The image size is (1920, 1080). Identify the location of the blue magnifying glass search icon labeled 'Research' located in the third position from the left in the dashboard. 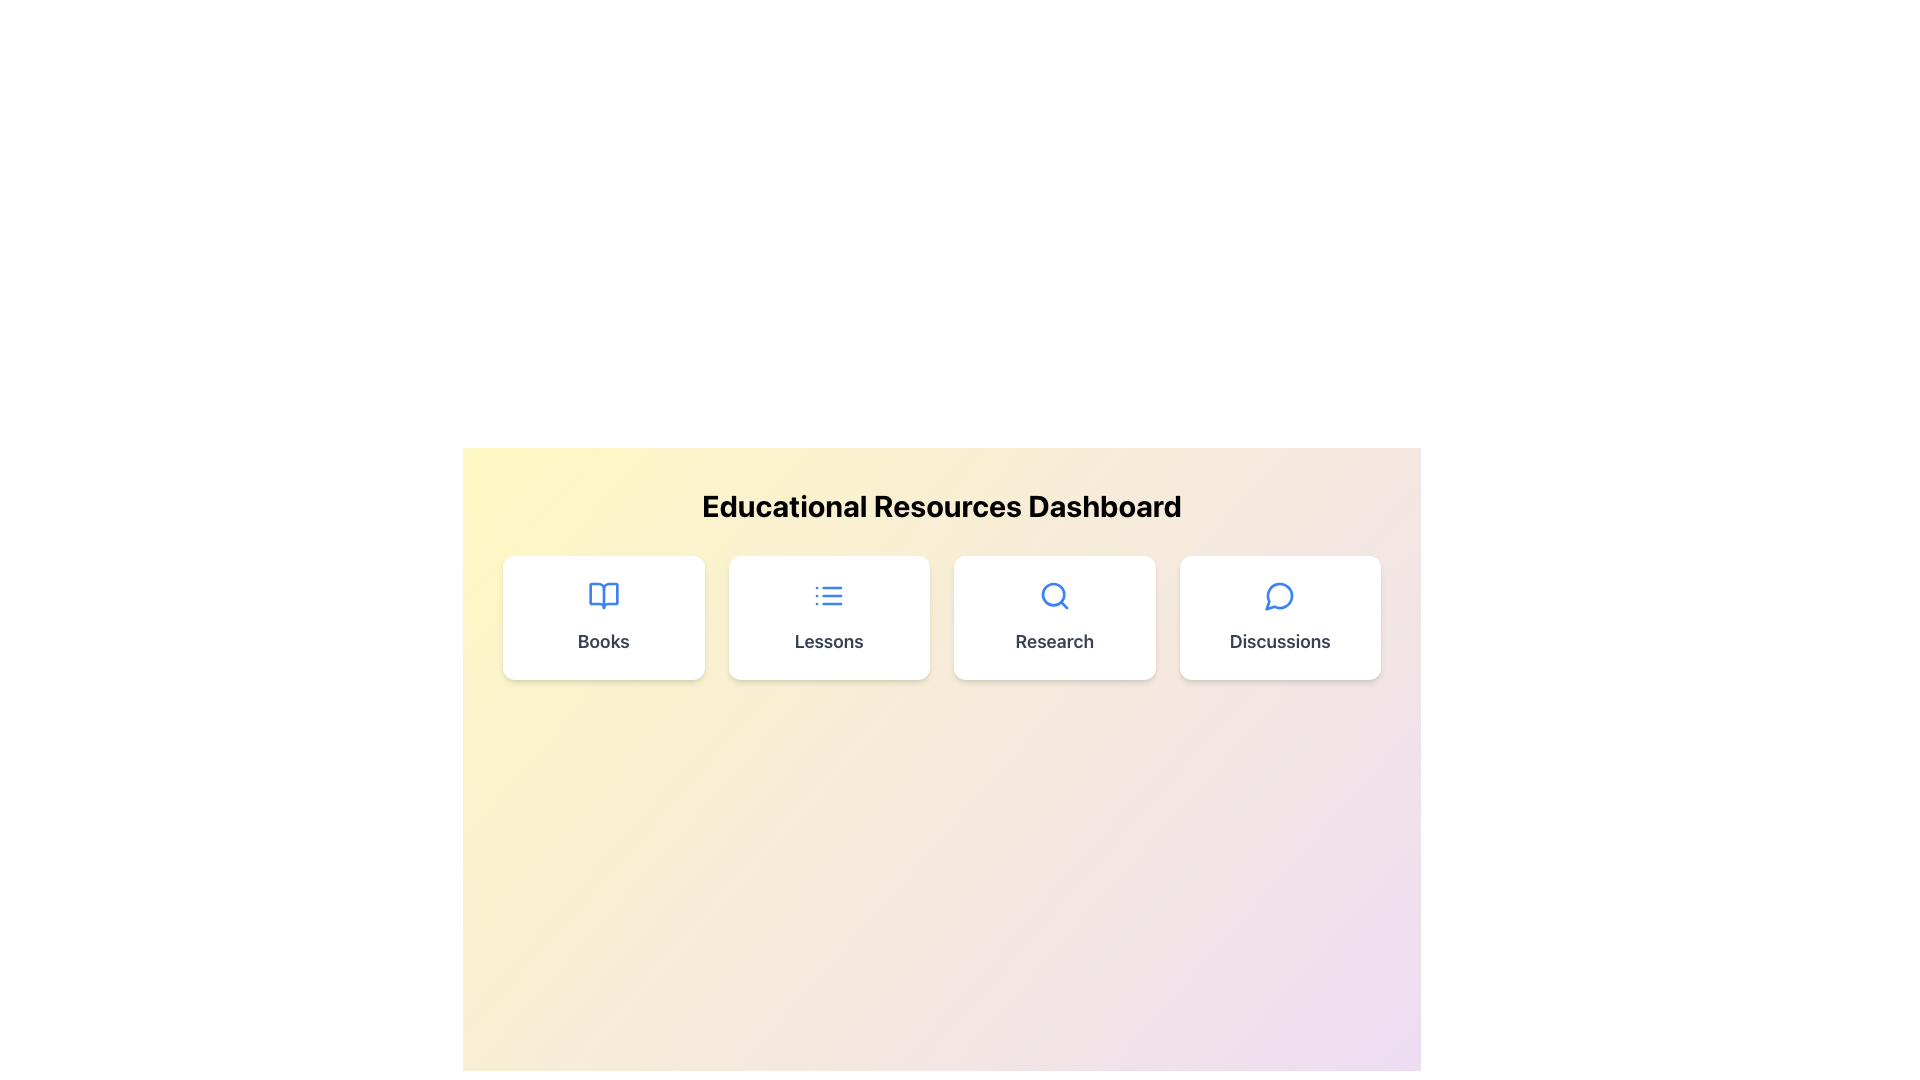
(1053, 595).